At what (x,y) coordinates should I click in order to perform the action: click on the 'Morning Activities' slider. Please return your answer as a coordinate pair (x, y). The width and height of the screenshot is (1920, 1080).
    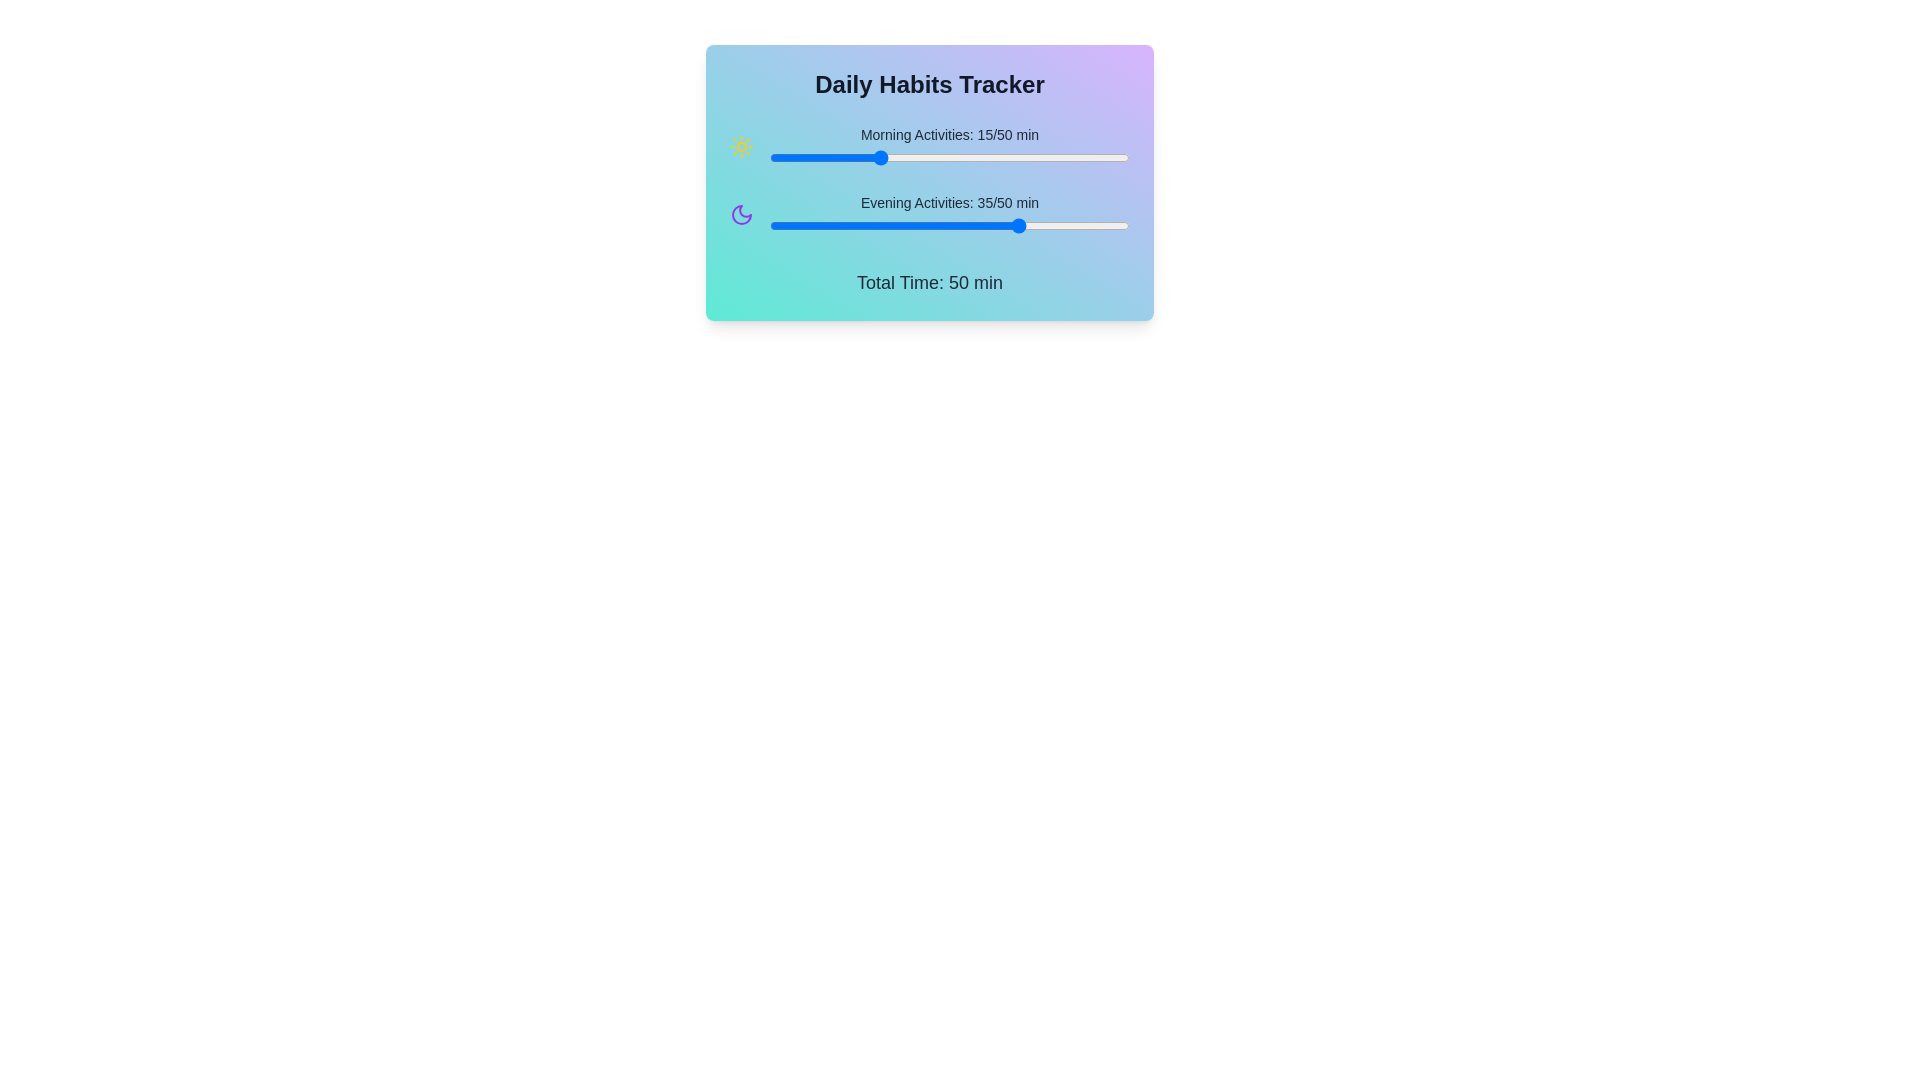
    Looking at the image, I should click on (956, 157).